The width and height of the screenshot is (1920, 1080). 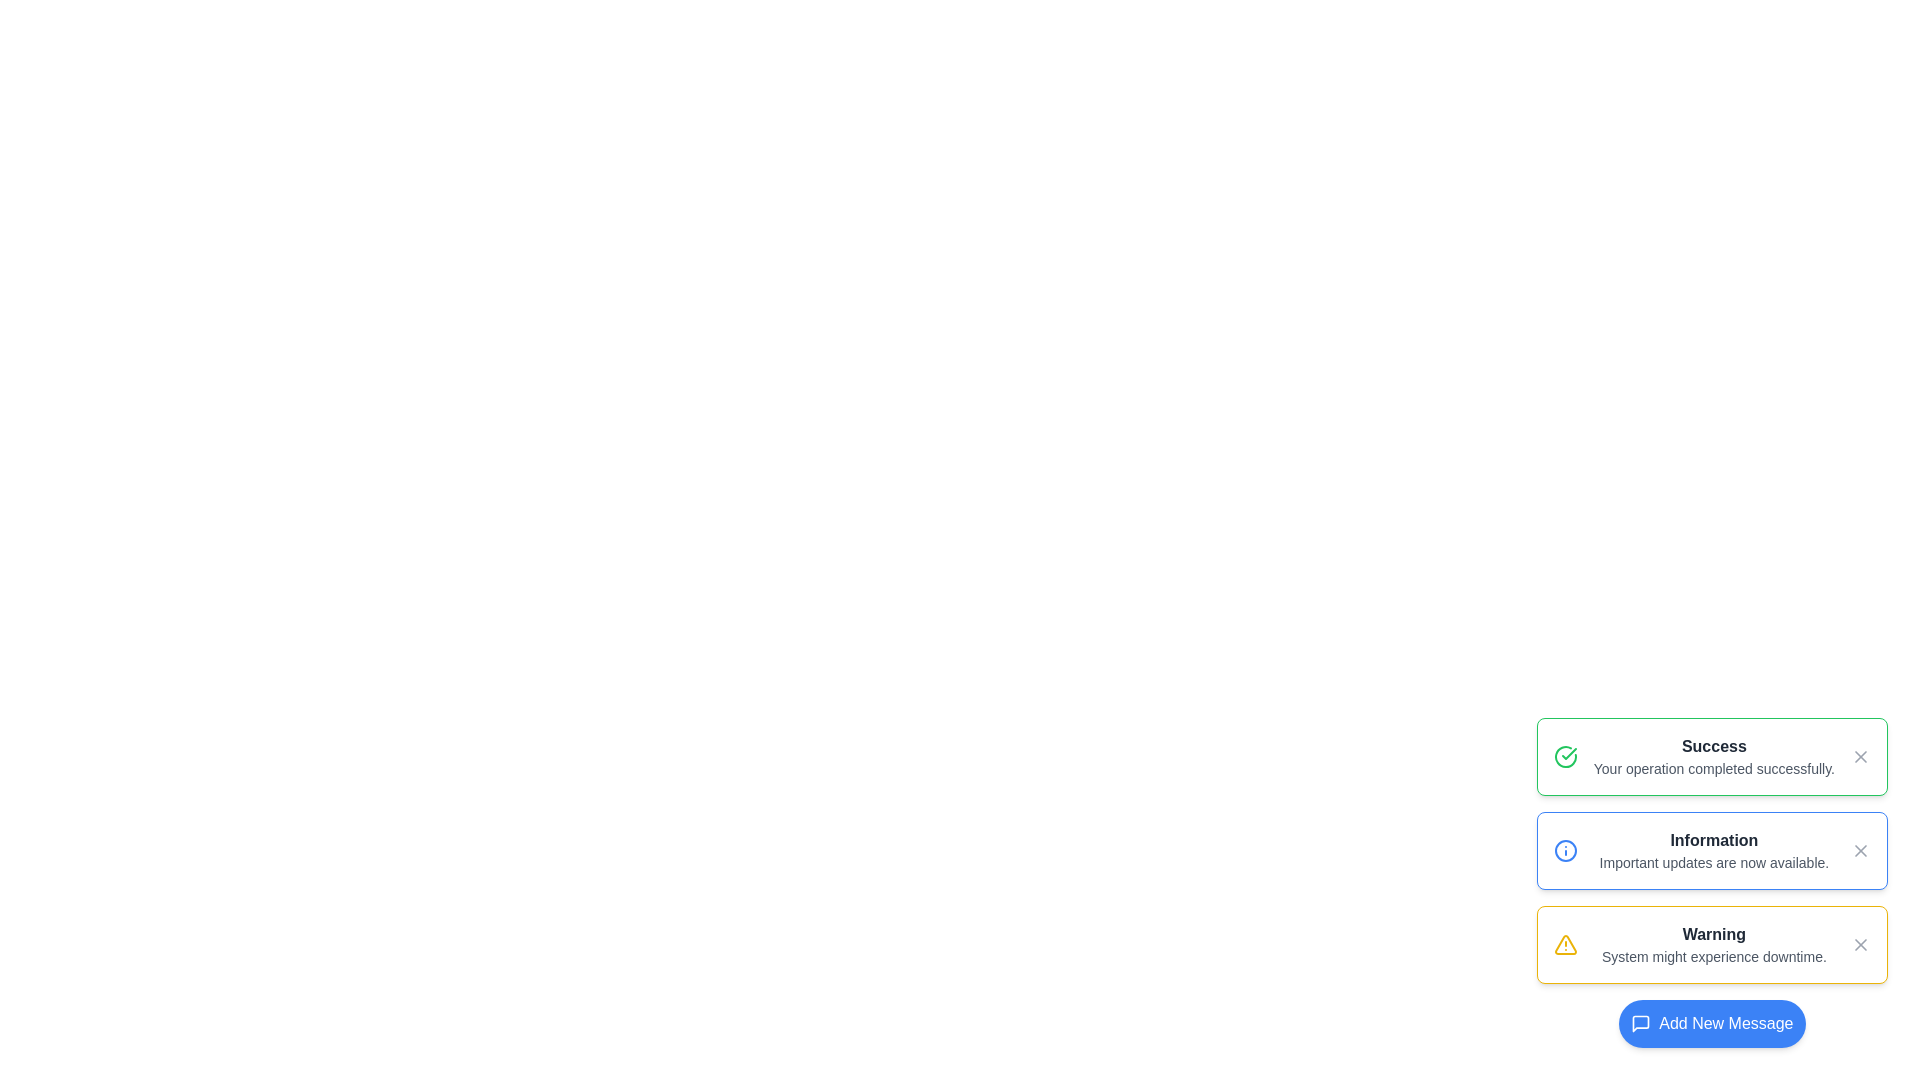 I want to click on the 'Success' text label which is in bold font and dark gray color, located in the top section of a green-bordered notification box, so click(x=1713, y=747).